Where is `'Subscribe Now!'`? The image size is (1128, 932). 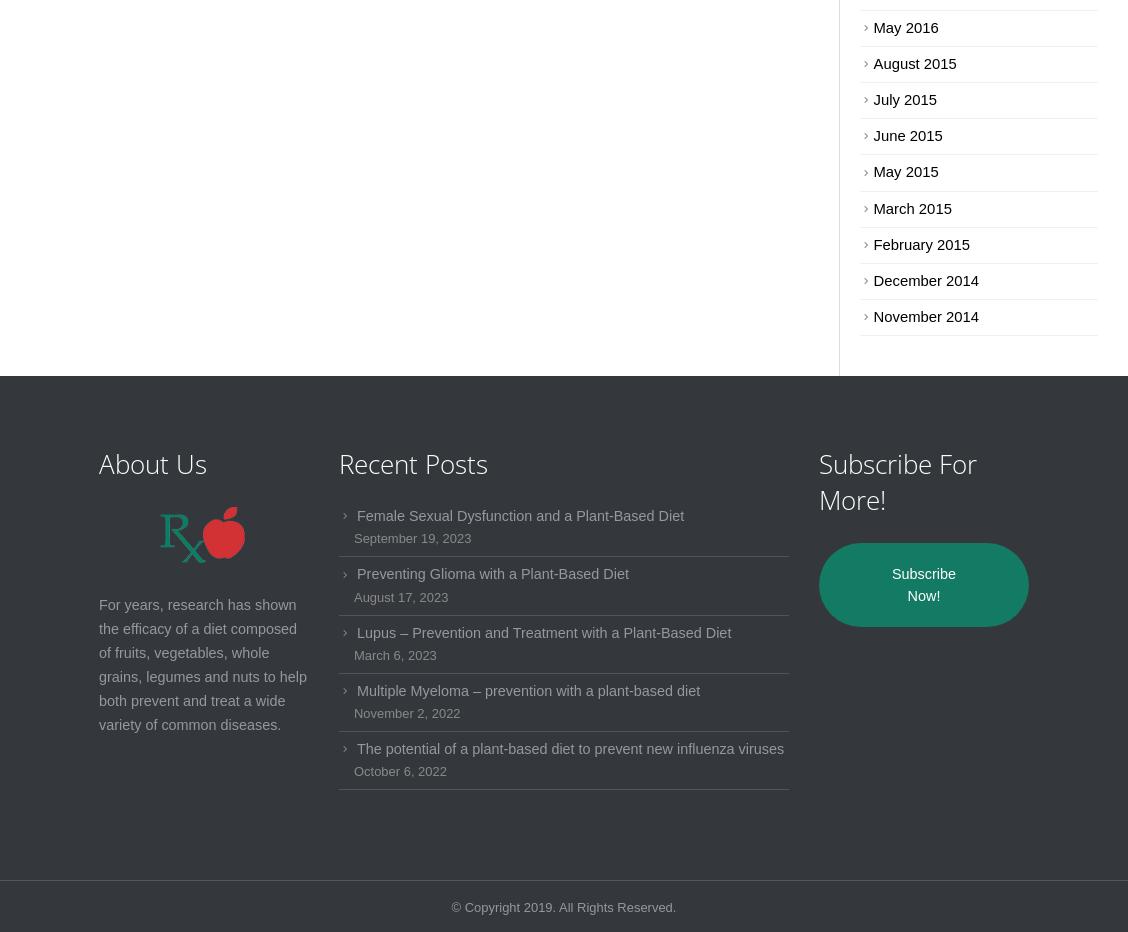 'Subscribe Now!' is located at coordinates (923, 584).